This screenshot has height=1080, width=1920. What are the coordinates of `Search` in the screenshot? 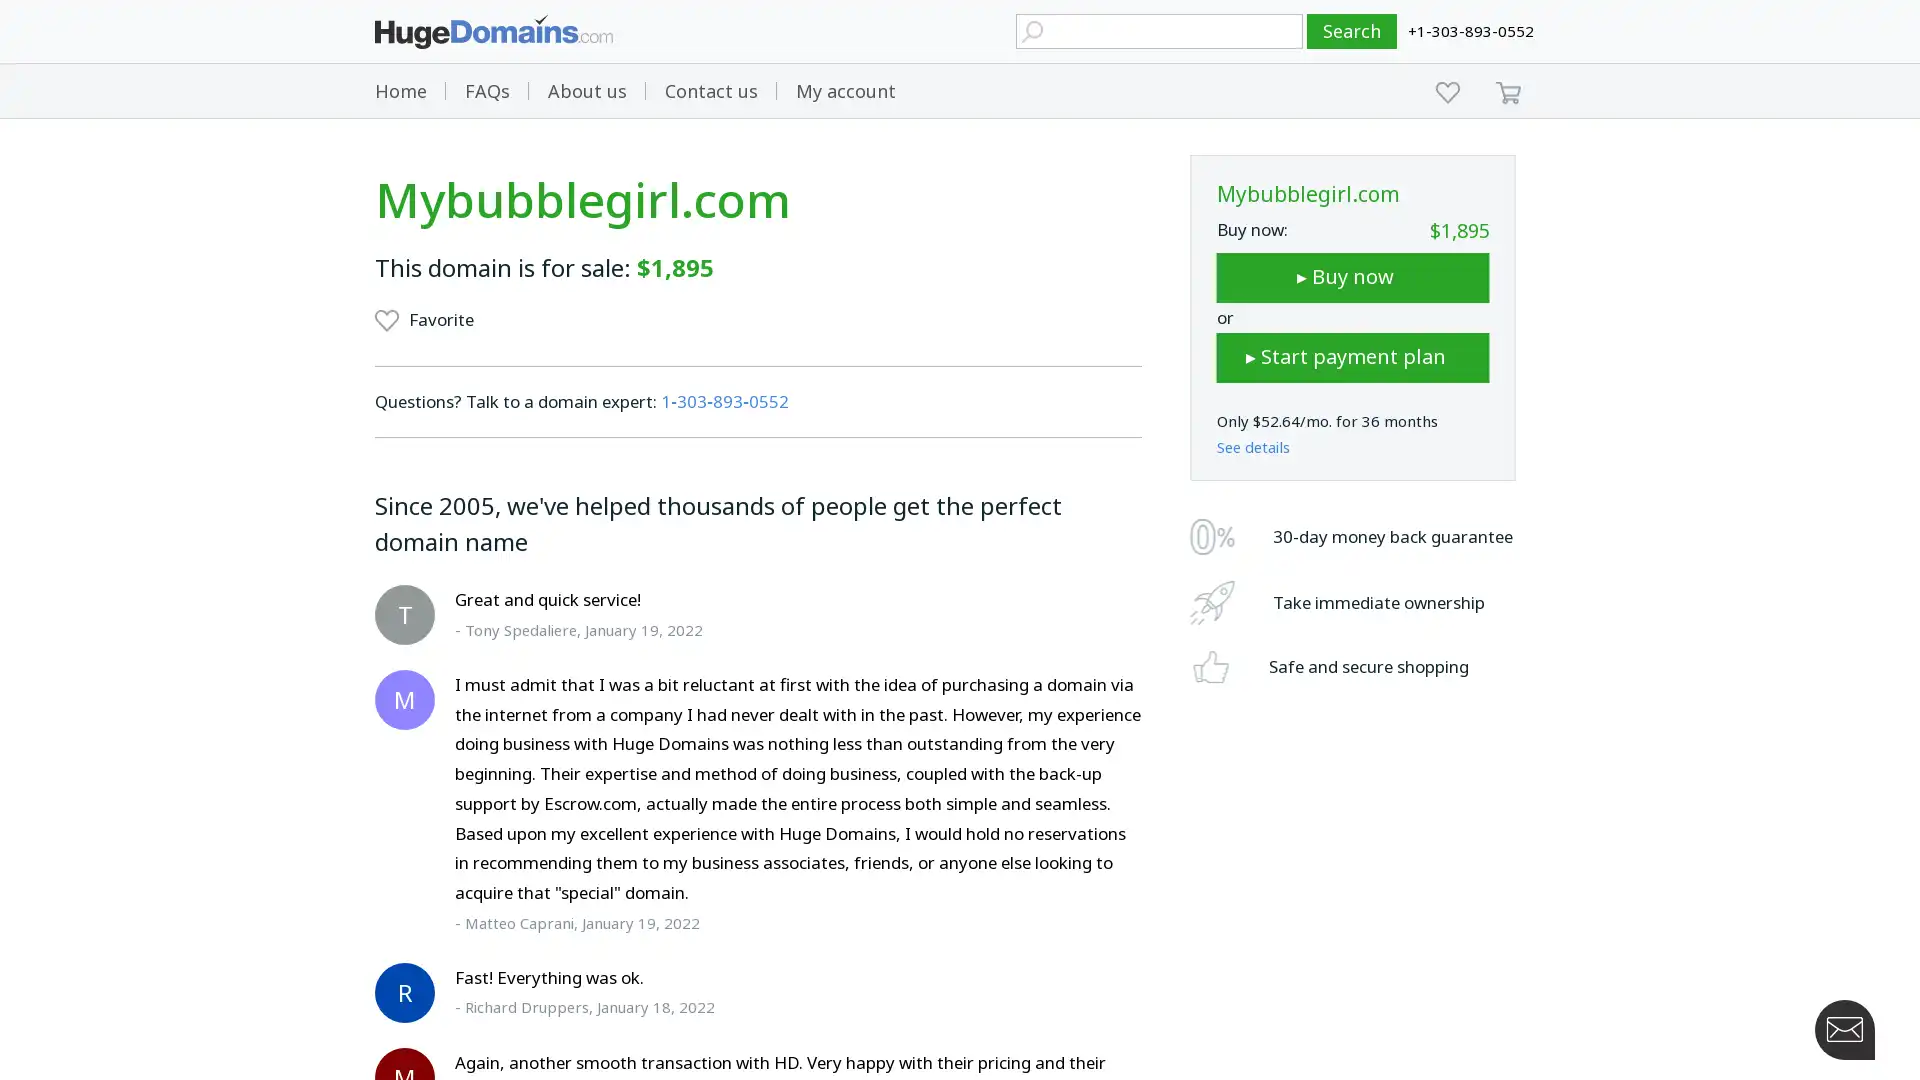 It's located at (1352, 31).